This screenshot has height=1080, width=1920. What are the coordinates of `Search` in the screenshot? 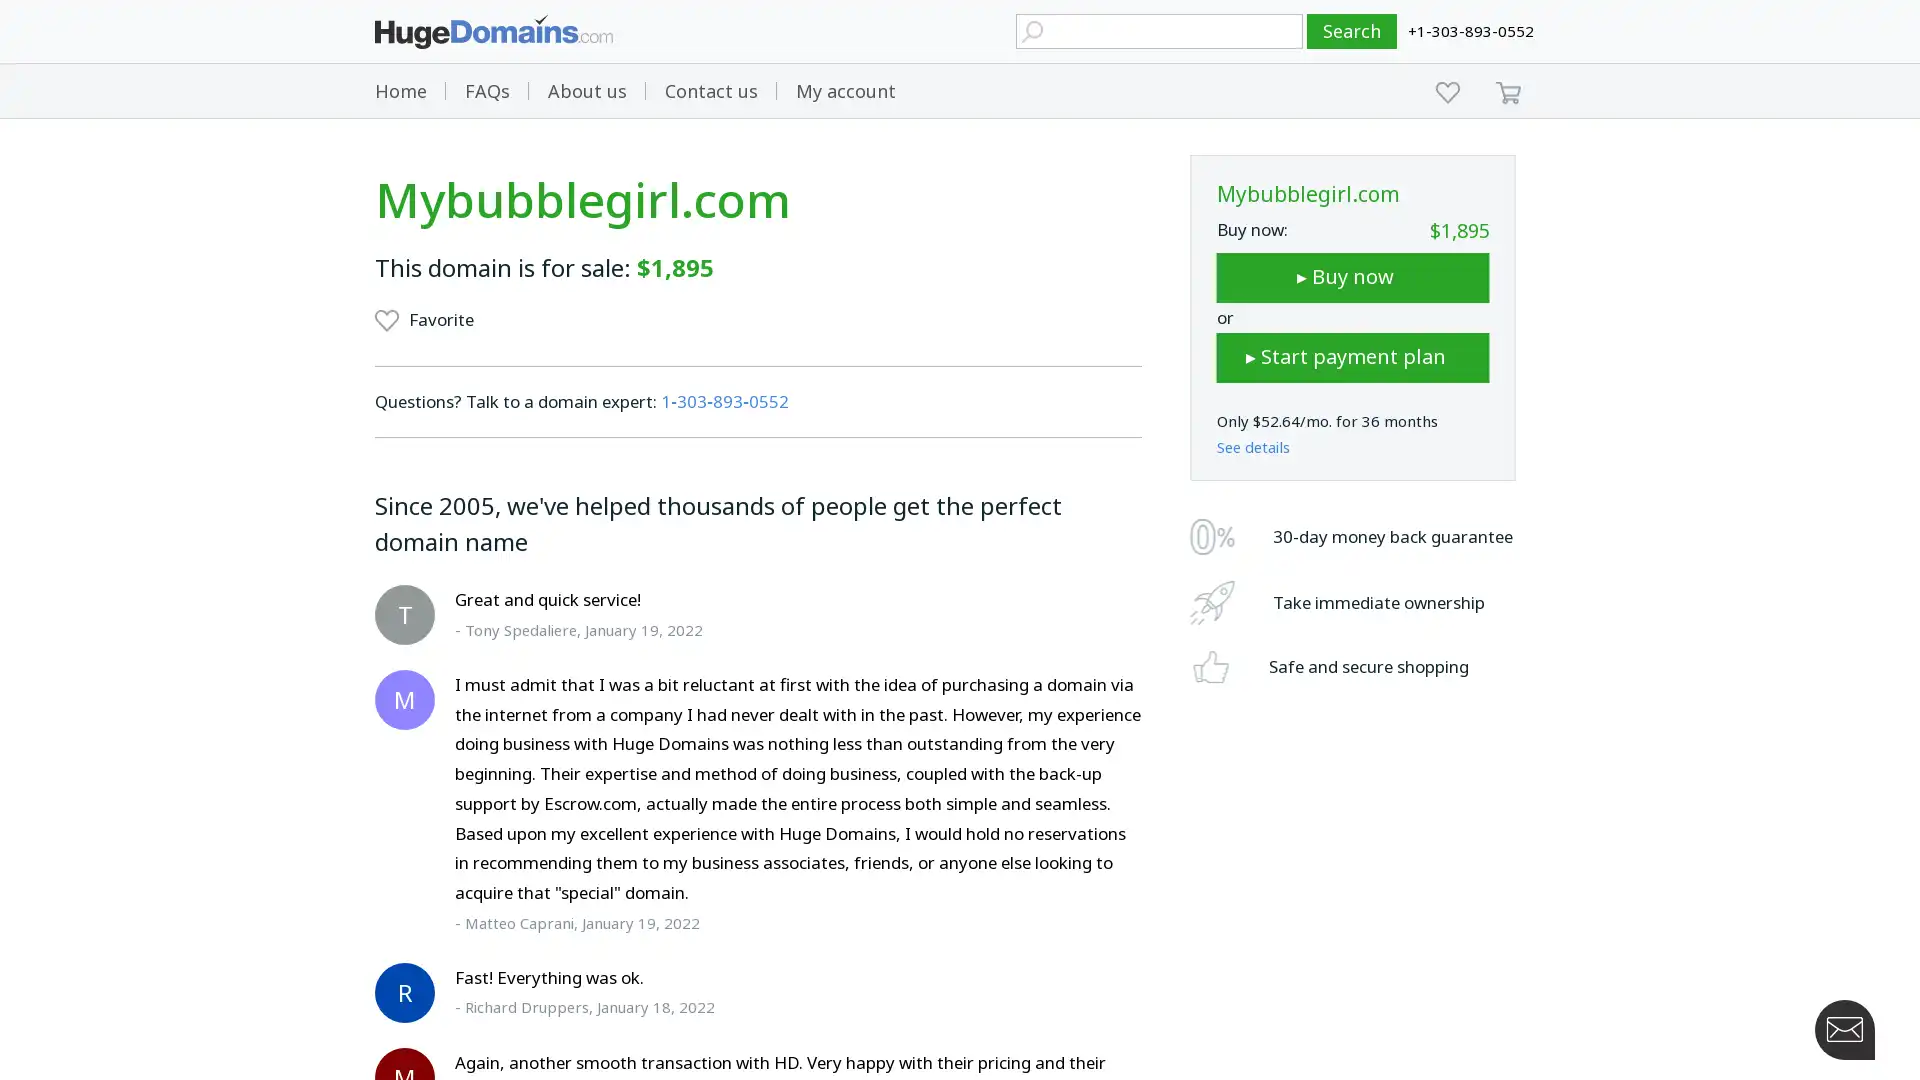 It's located at (1352, 31).